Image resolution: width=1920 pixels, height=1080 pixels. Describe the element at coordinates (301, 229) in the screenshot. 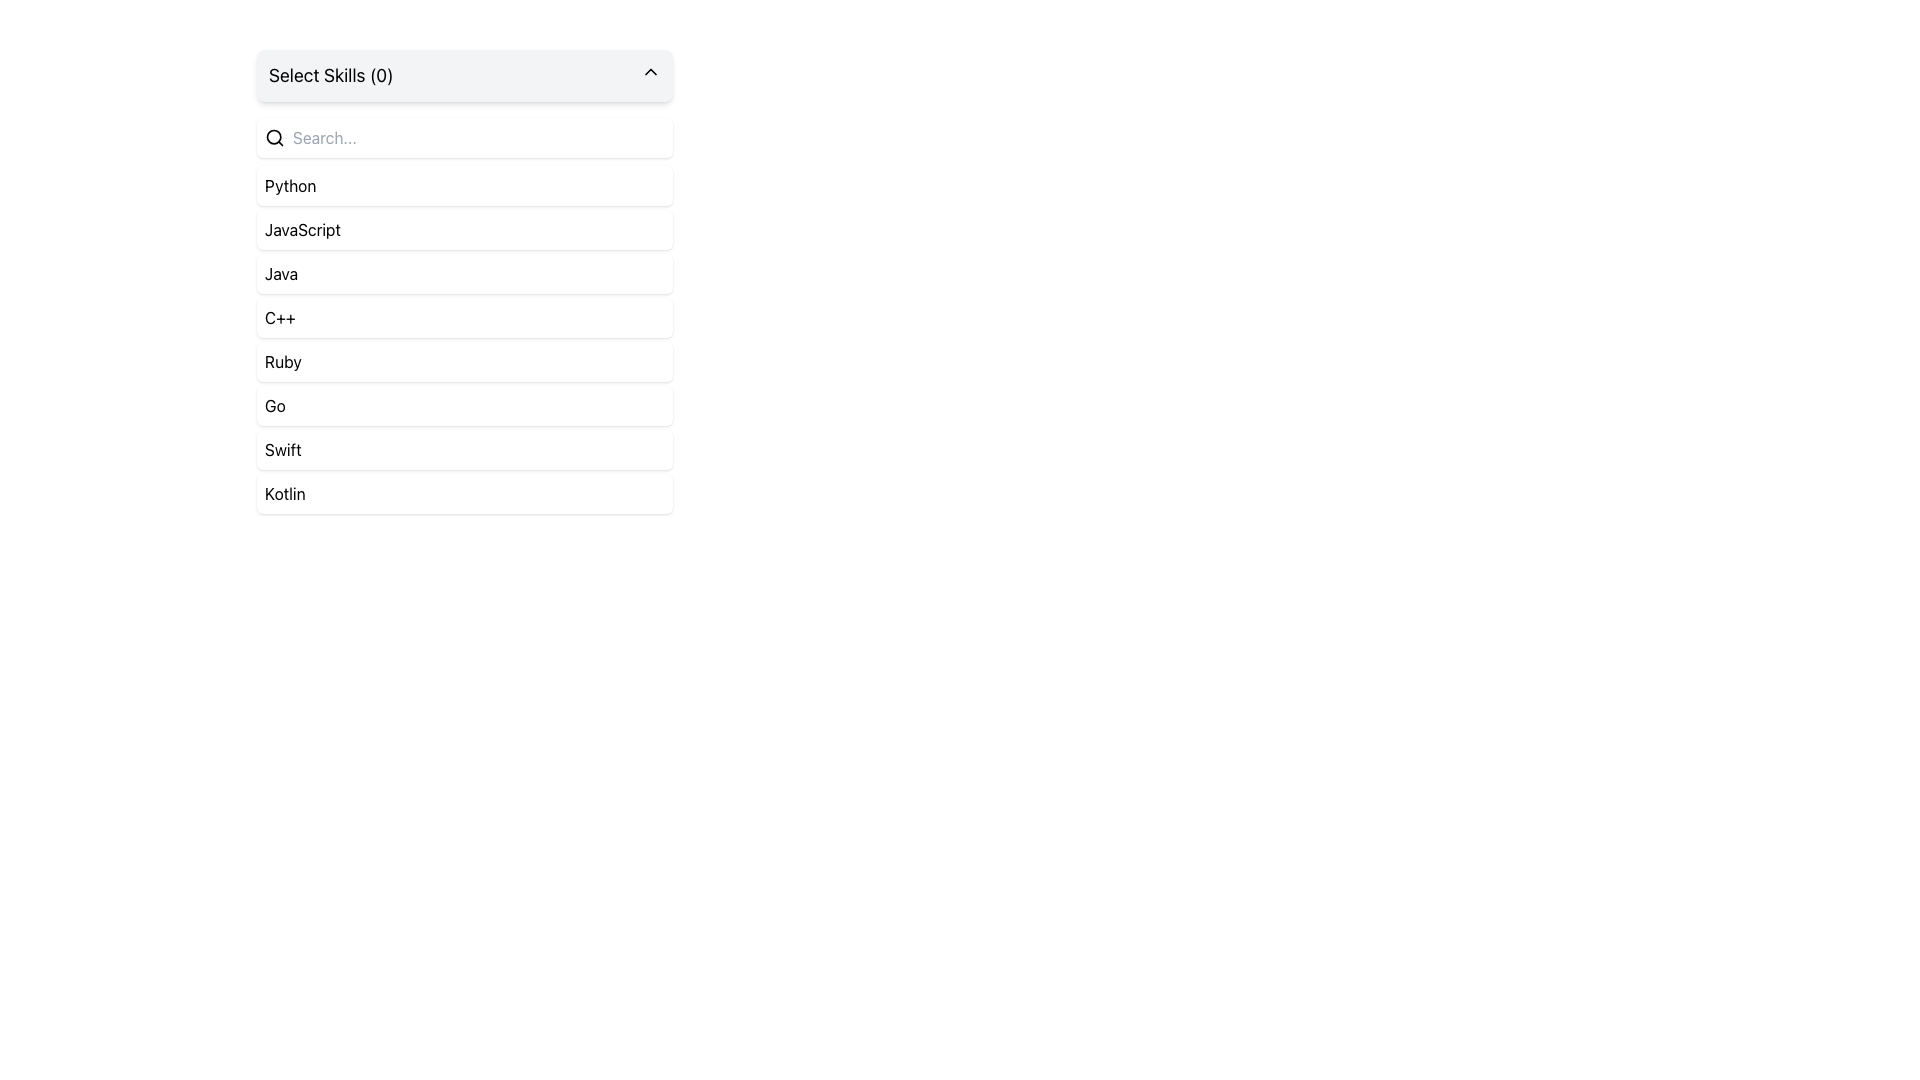

I see `the text label 'JavaScript' in the dropdown list` at that location.